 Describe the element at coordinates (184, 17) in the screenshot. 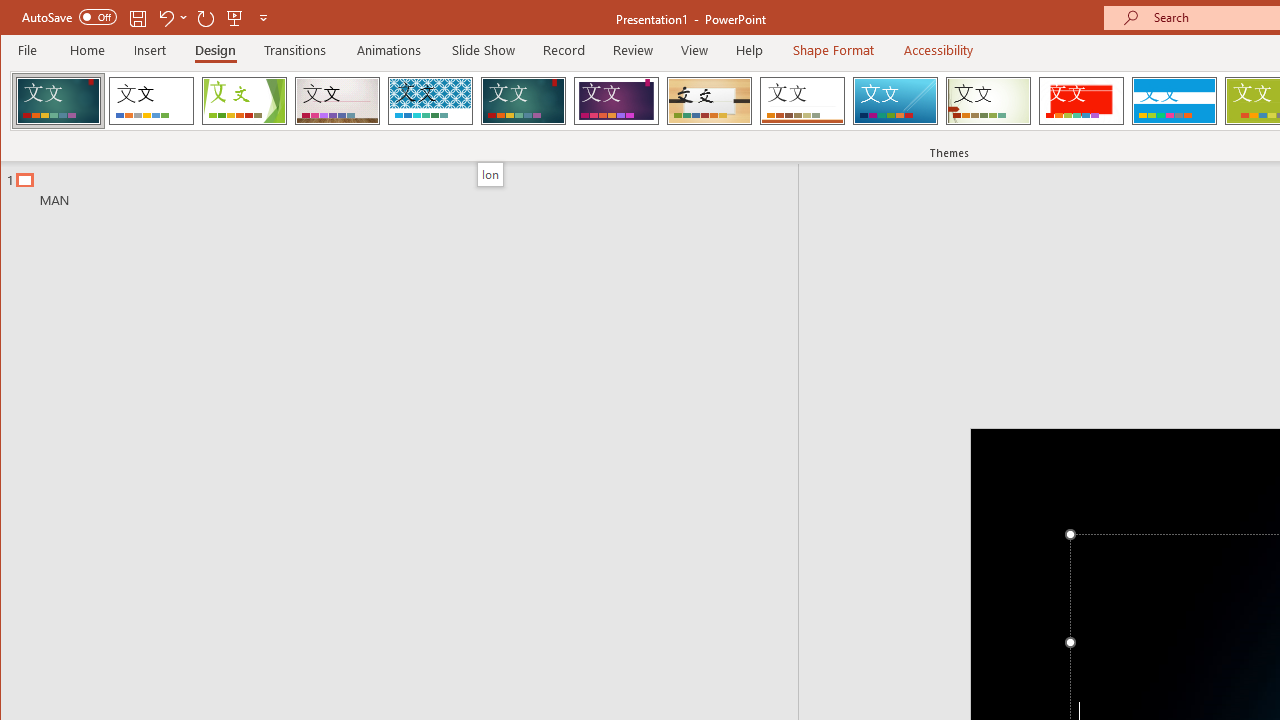

I see `'More Options'` at that location.